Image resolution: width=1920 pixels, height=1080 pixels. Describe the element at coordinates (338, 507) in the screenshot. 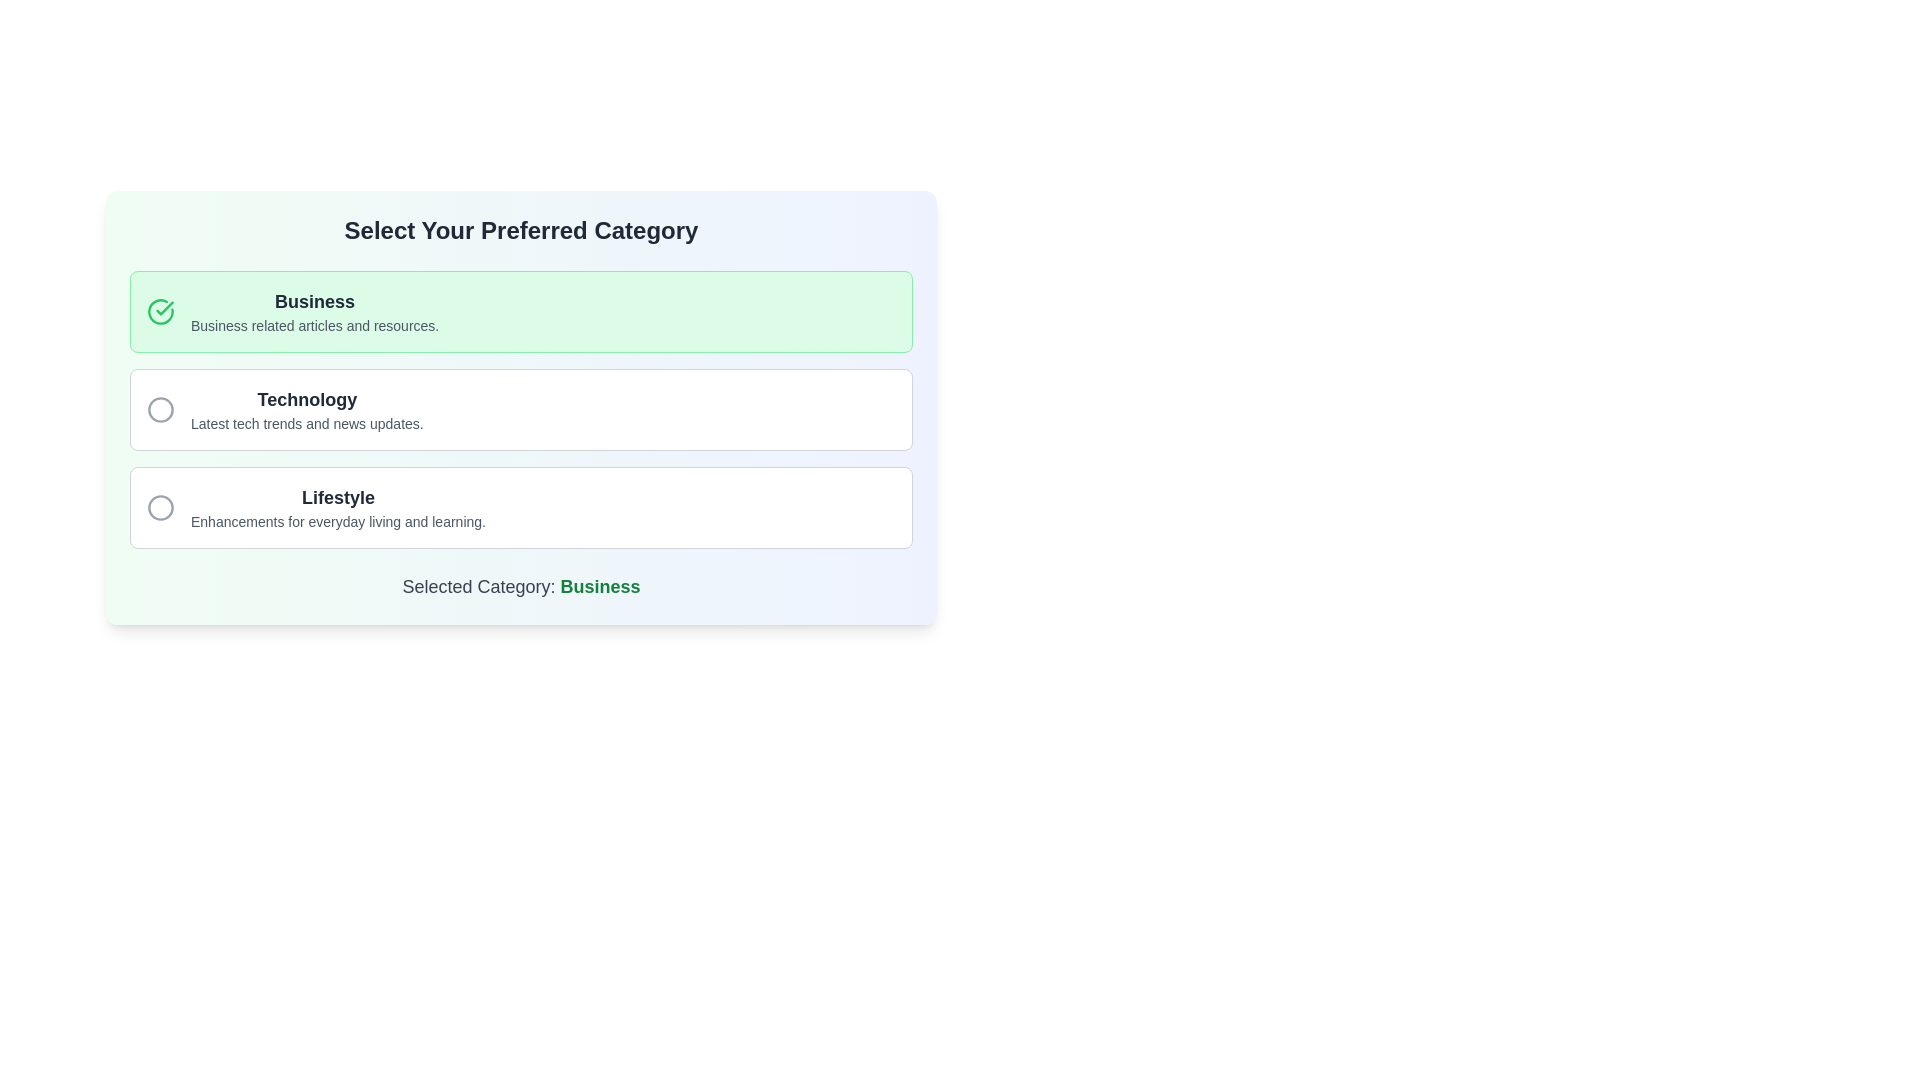

I see `the 'Lifestyle' category description text block, which is located within the third selectable category option in the displayed list, between 'Technology' and 'Selected Category'` at that location.